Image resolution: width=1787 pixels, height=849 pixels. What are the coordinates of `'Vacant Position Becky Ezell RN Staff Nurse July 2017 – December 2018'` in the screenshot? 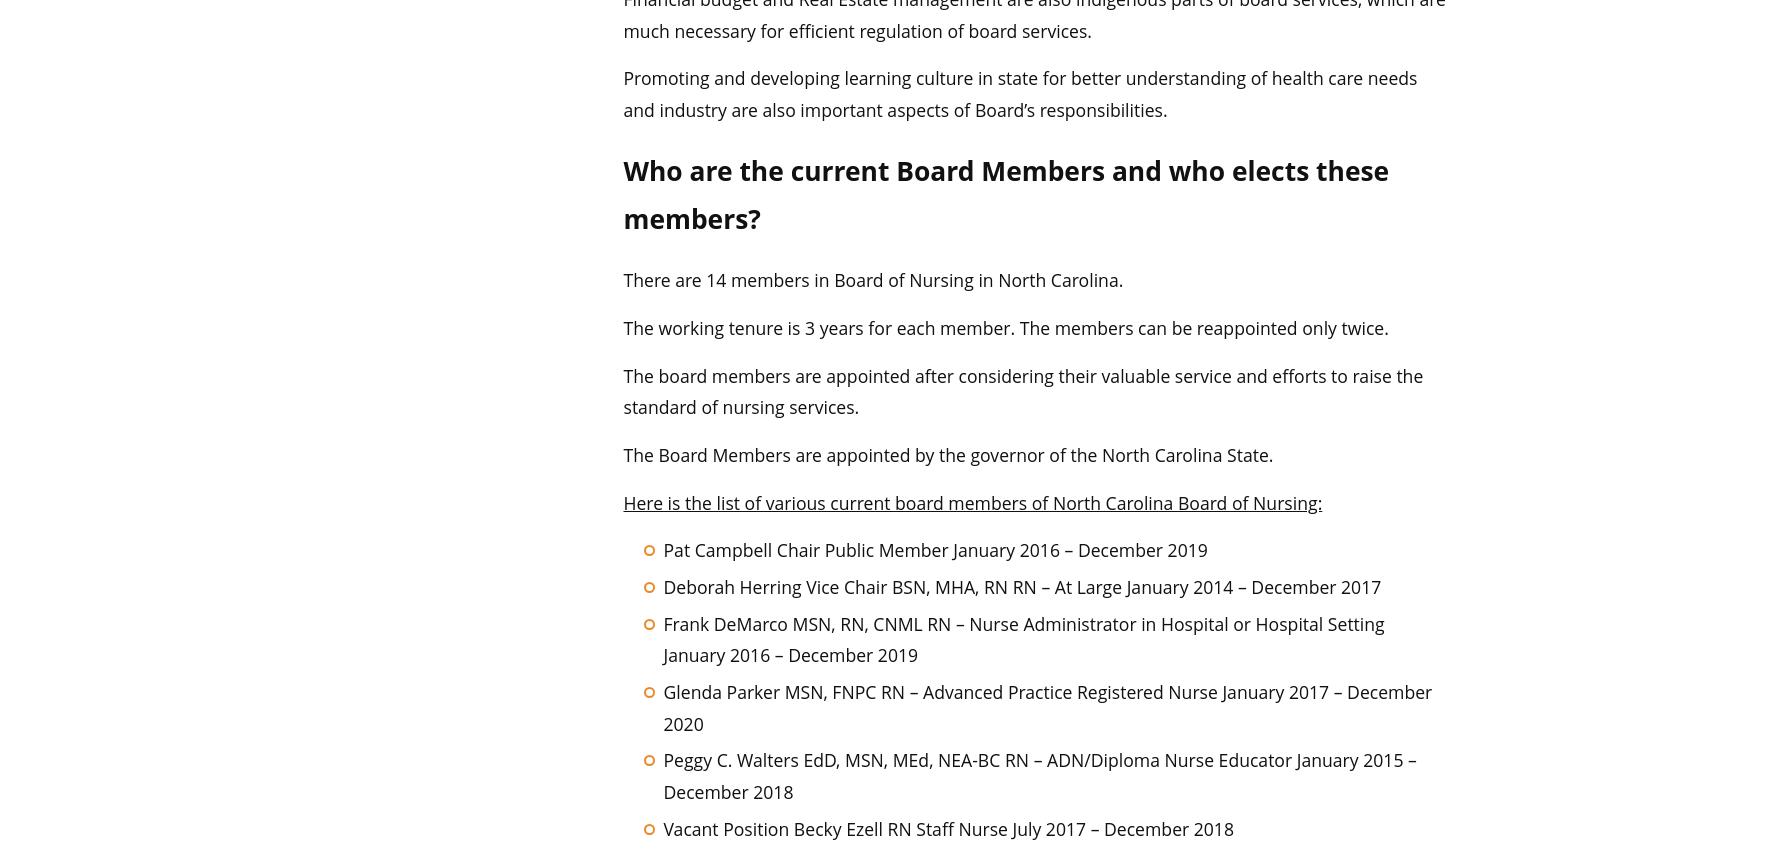 It's located at (947, 828).